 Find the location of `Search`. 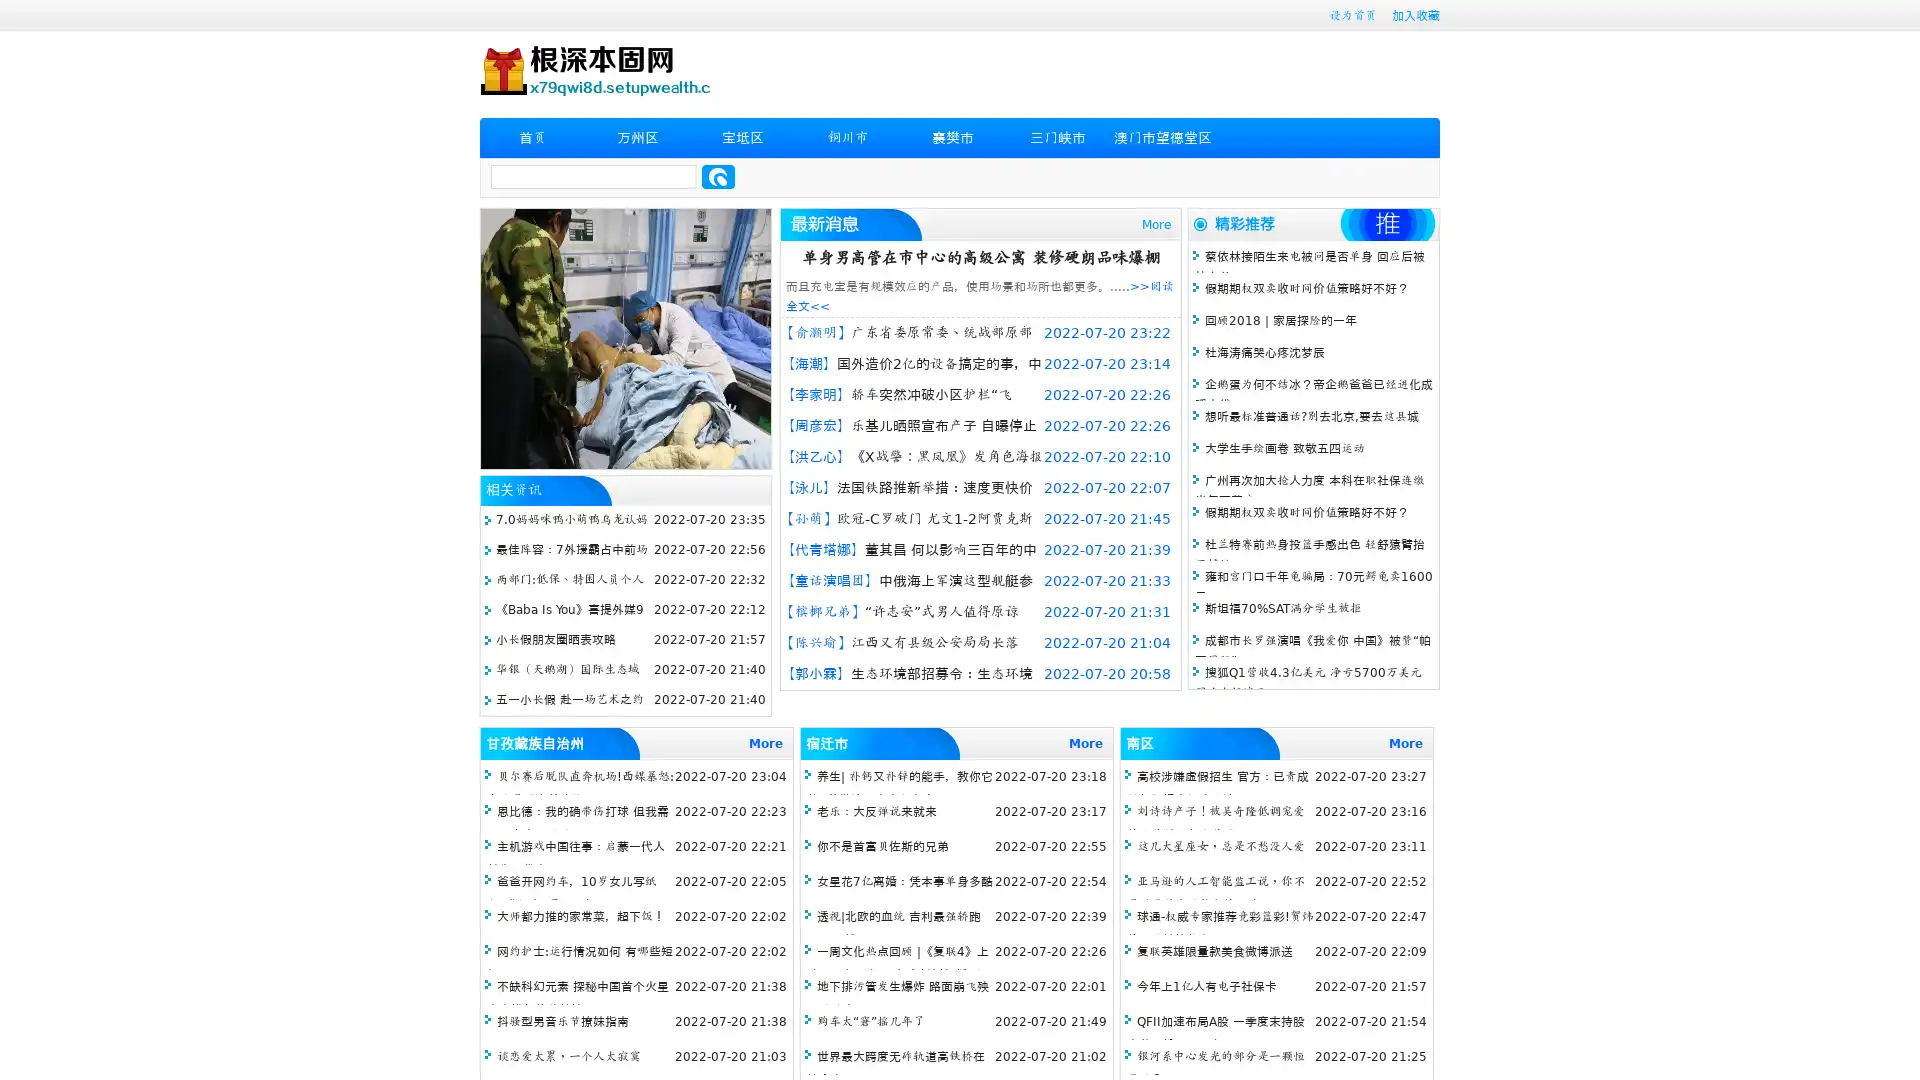

Search is located at coordinates (718, 176).